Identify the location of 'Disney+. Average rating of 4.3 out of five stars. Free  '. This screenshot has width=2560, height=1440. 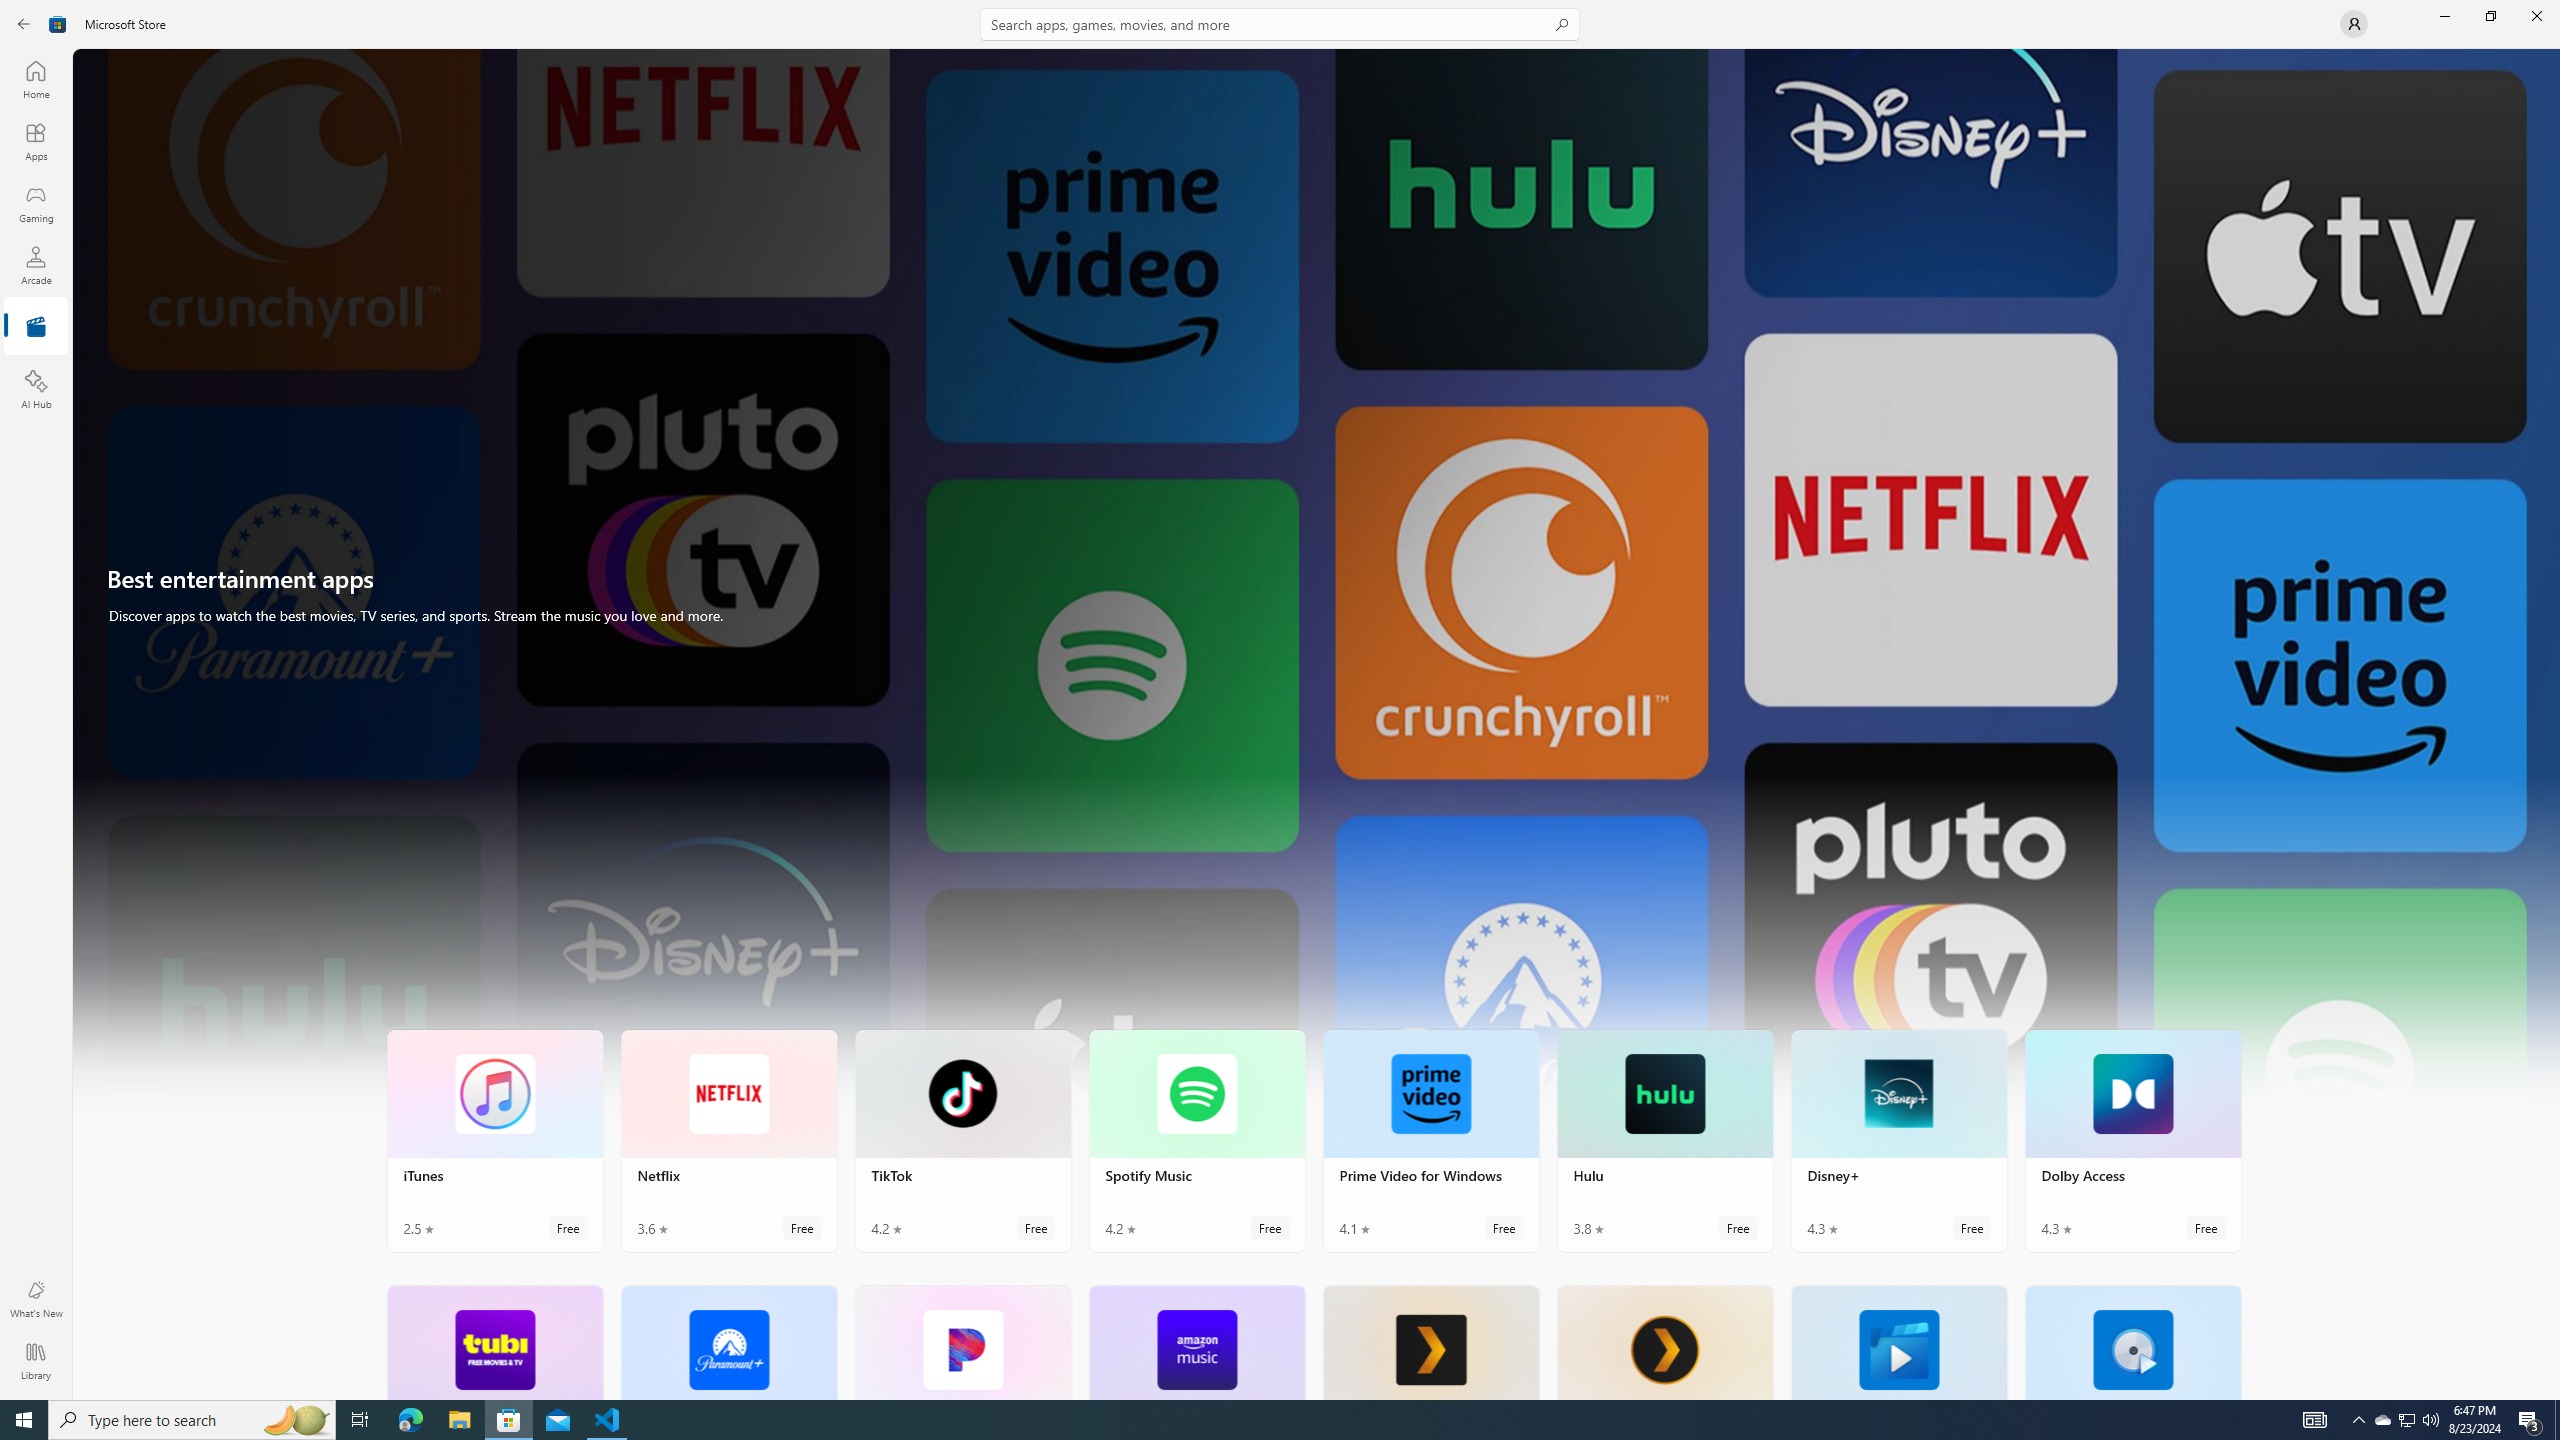
(1897, 1141).